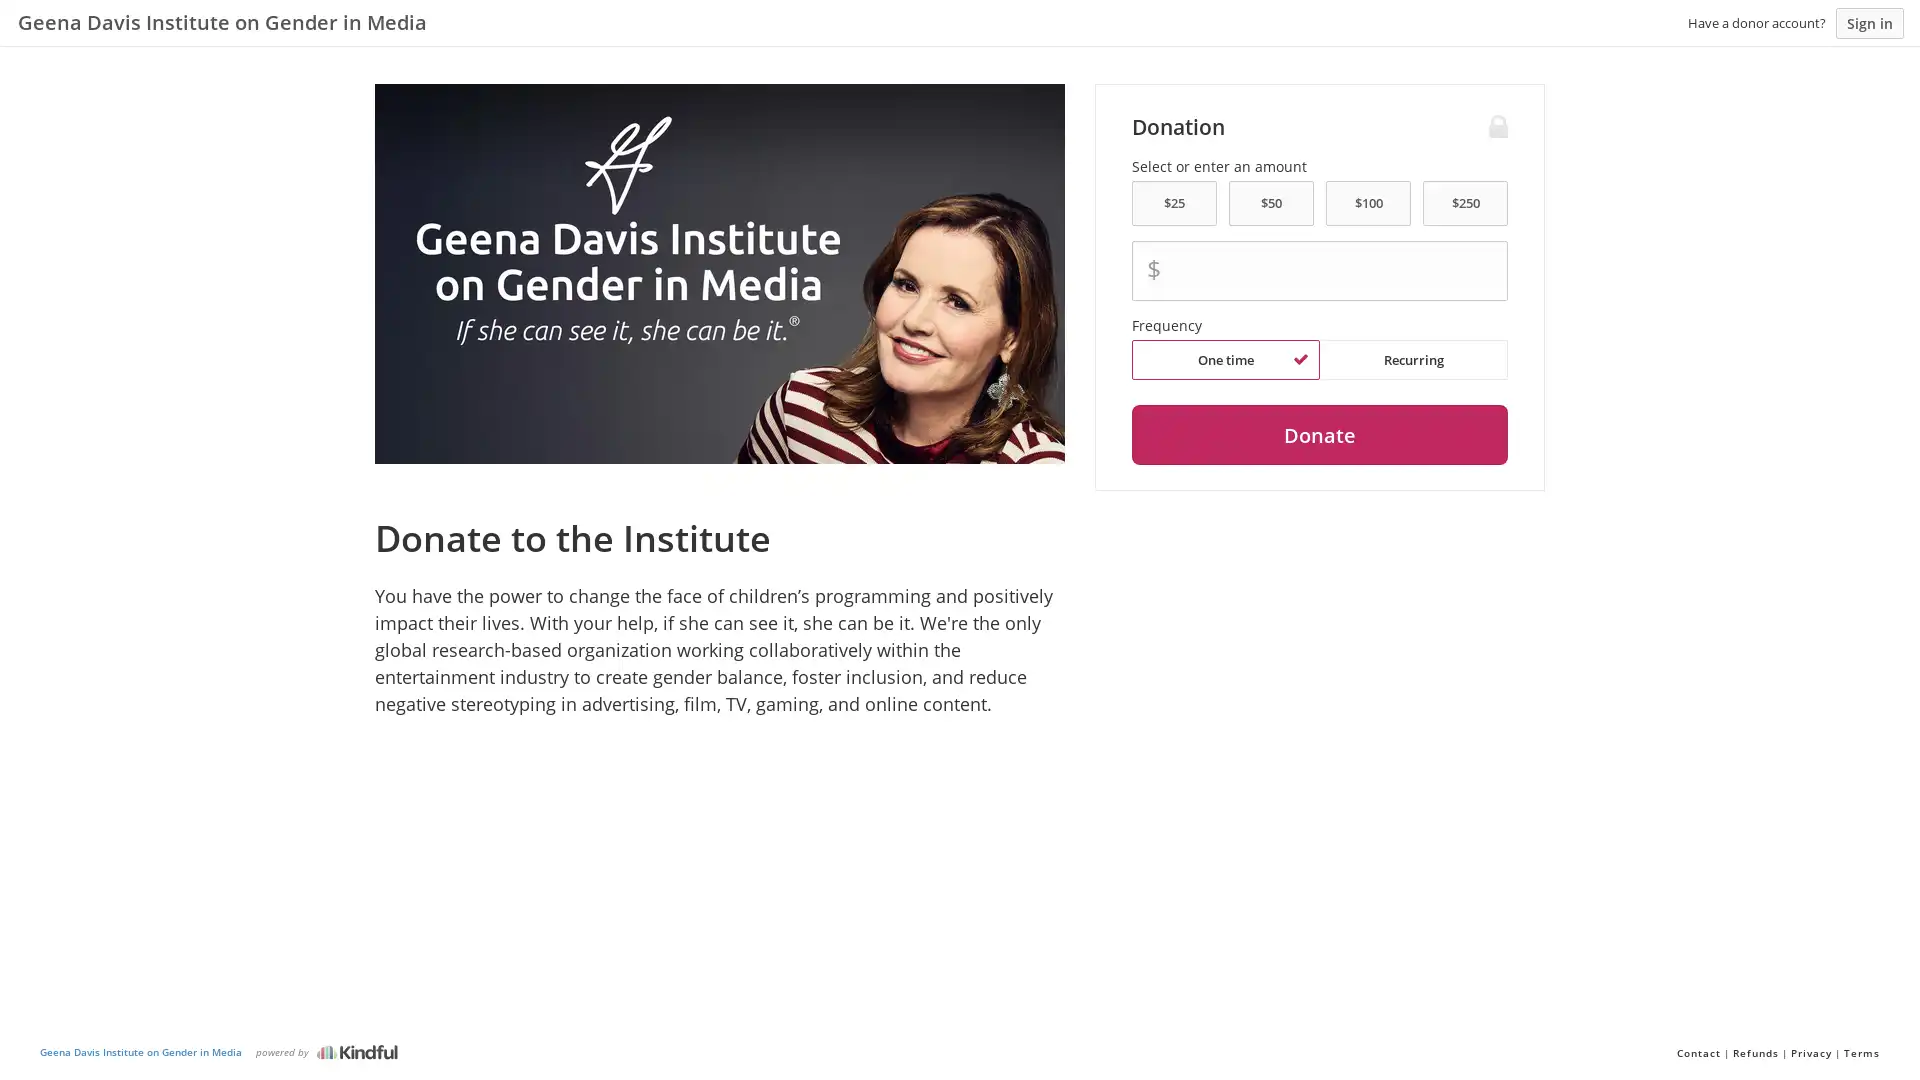 The height and width of the screenshot is (1080, 1920). Describe the element at coordinates (1367, 203) in the screenshot. I see `$100` at that location.